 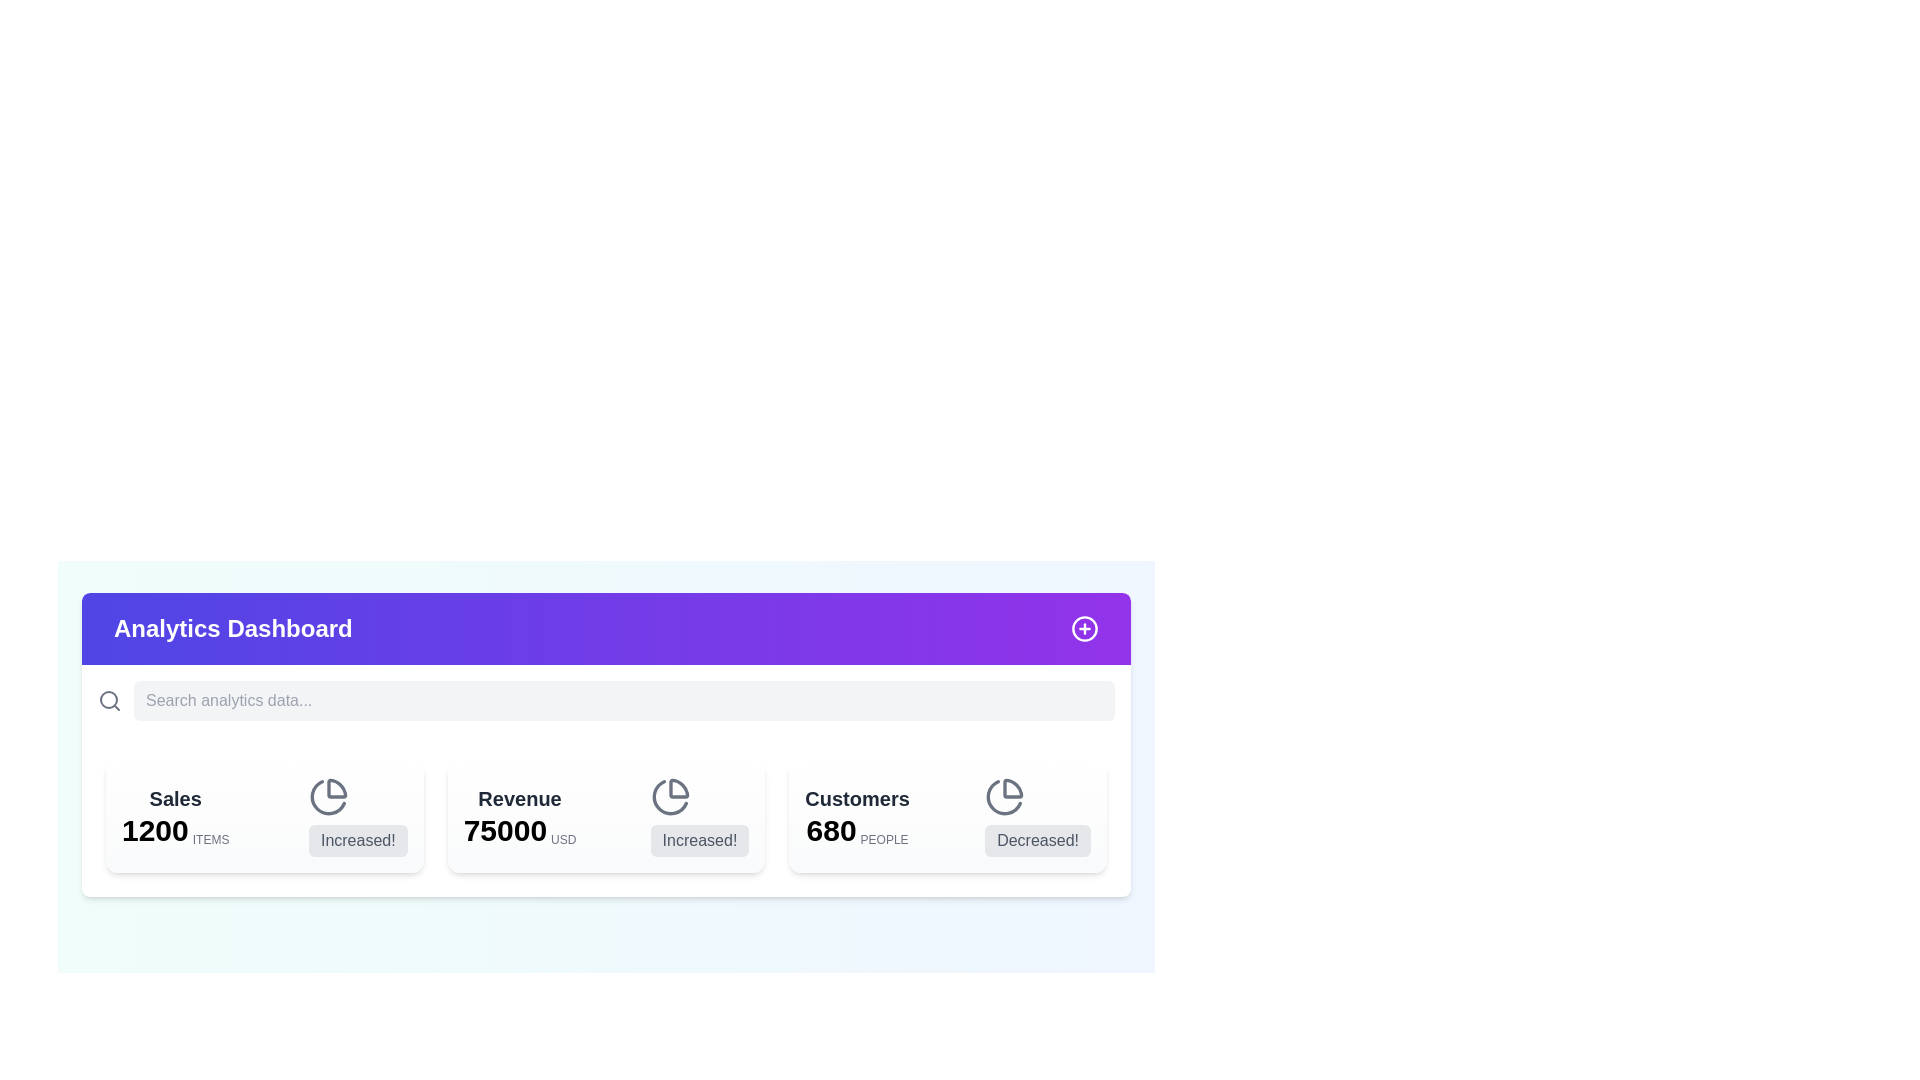 What do you see at coordinates (520, 797) in the screenshot?
I see `the 'Revenue' text label, which is bold and large, located in the center row of the dashboard above the number '75000'` at bounding box center [520, 797].